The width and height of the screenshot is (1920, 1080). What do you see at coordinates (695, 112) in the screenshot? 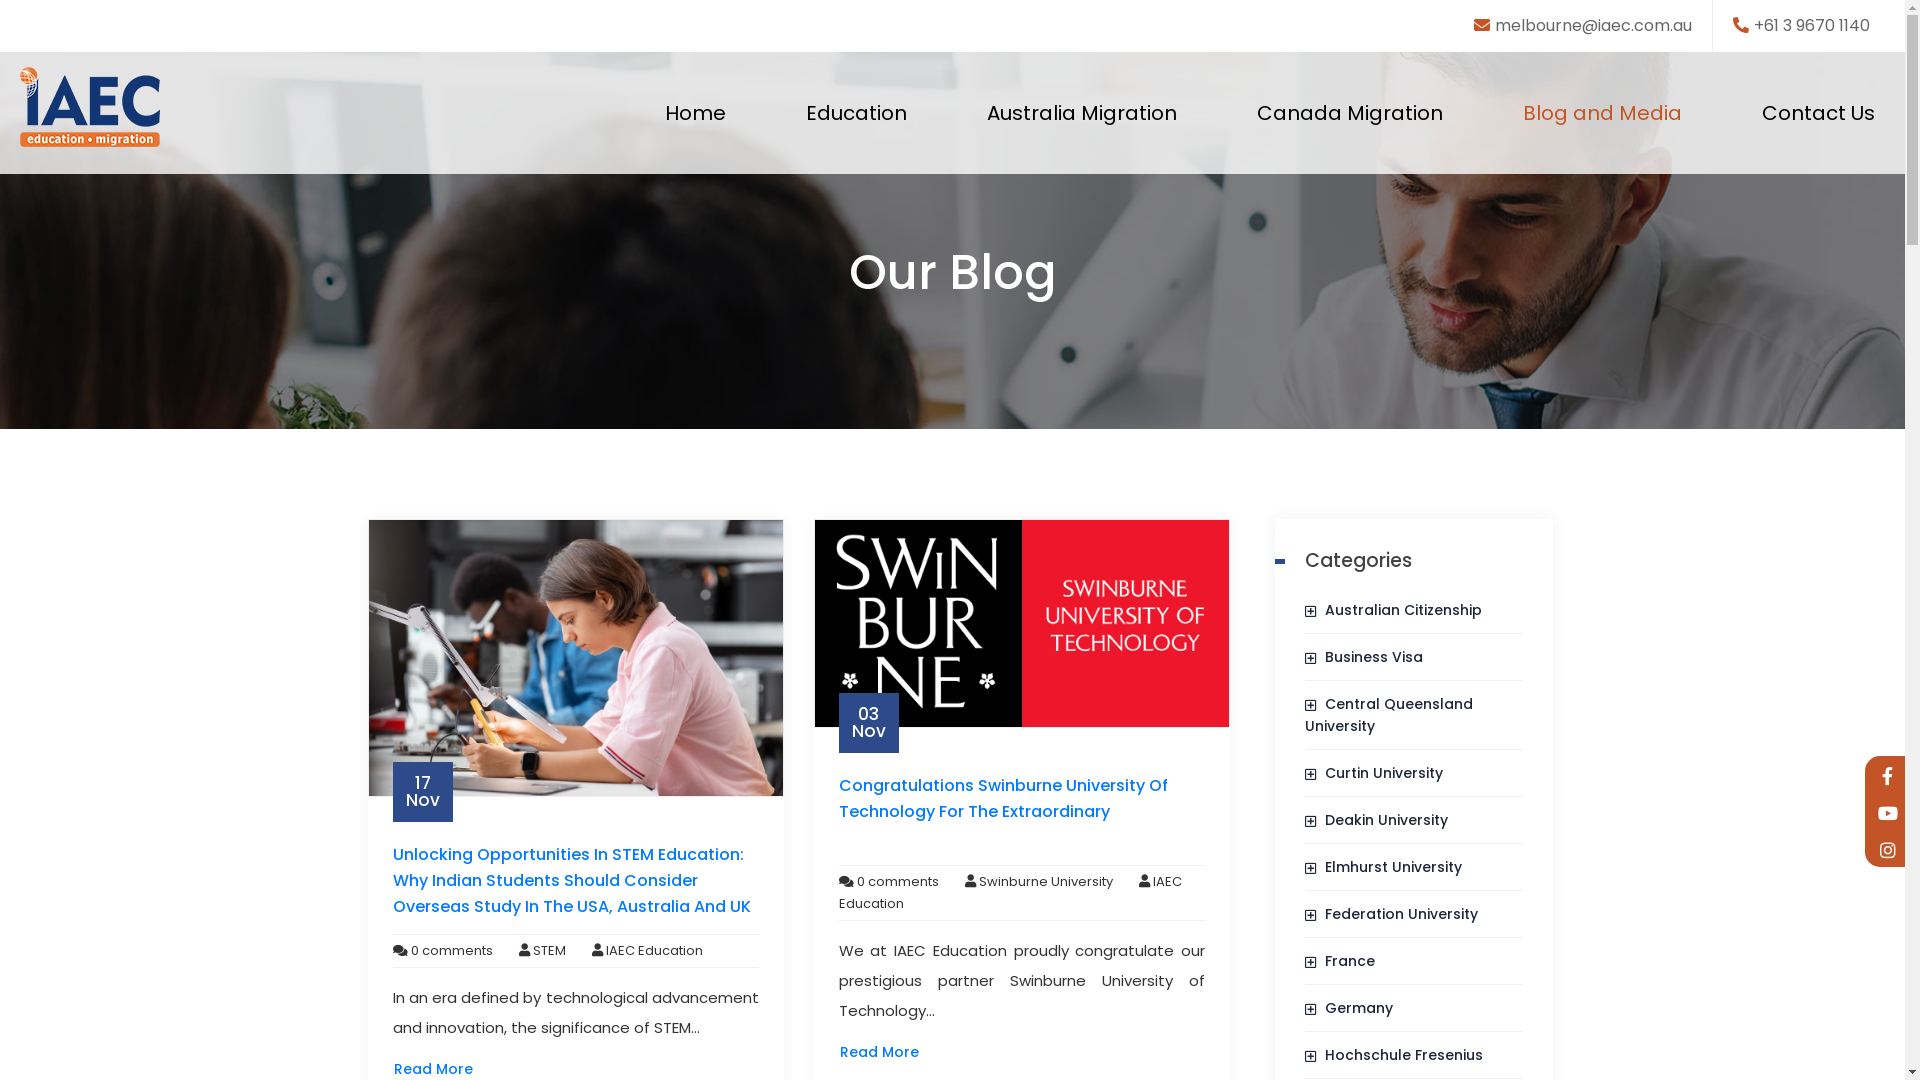
I see `'Home'` at bounding box center [695, 112].